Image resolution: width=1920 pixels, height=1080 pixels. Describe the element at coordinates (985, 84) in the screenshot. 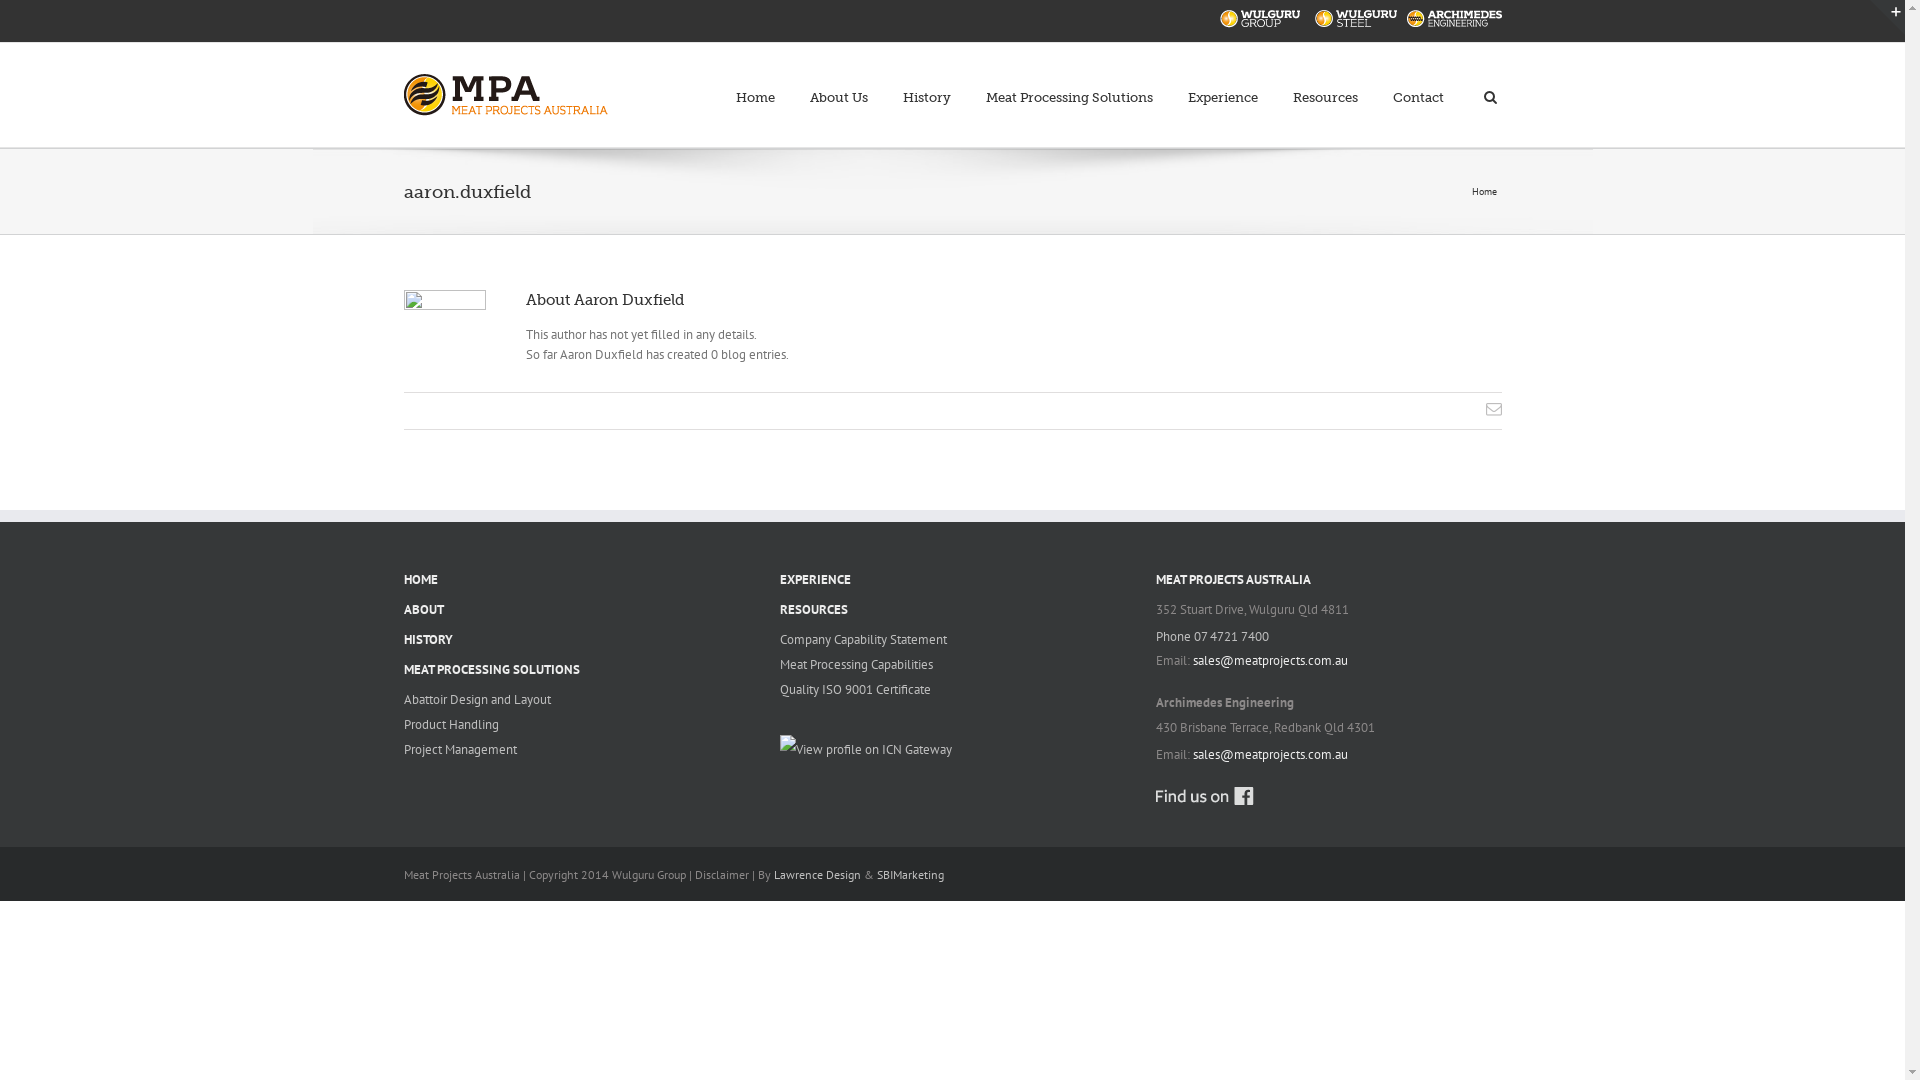

I see `'Meat Processing Solutions'` at that location.